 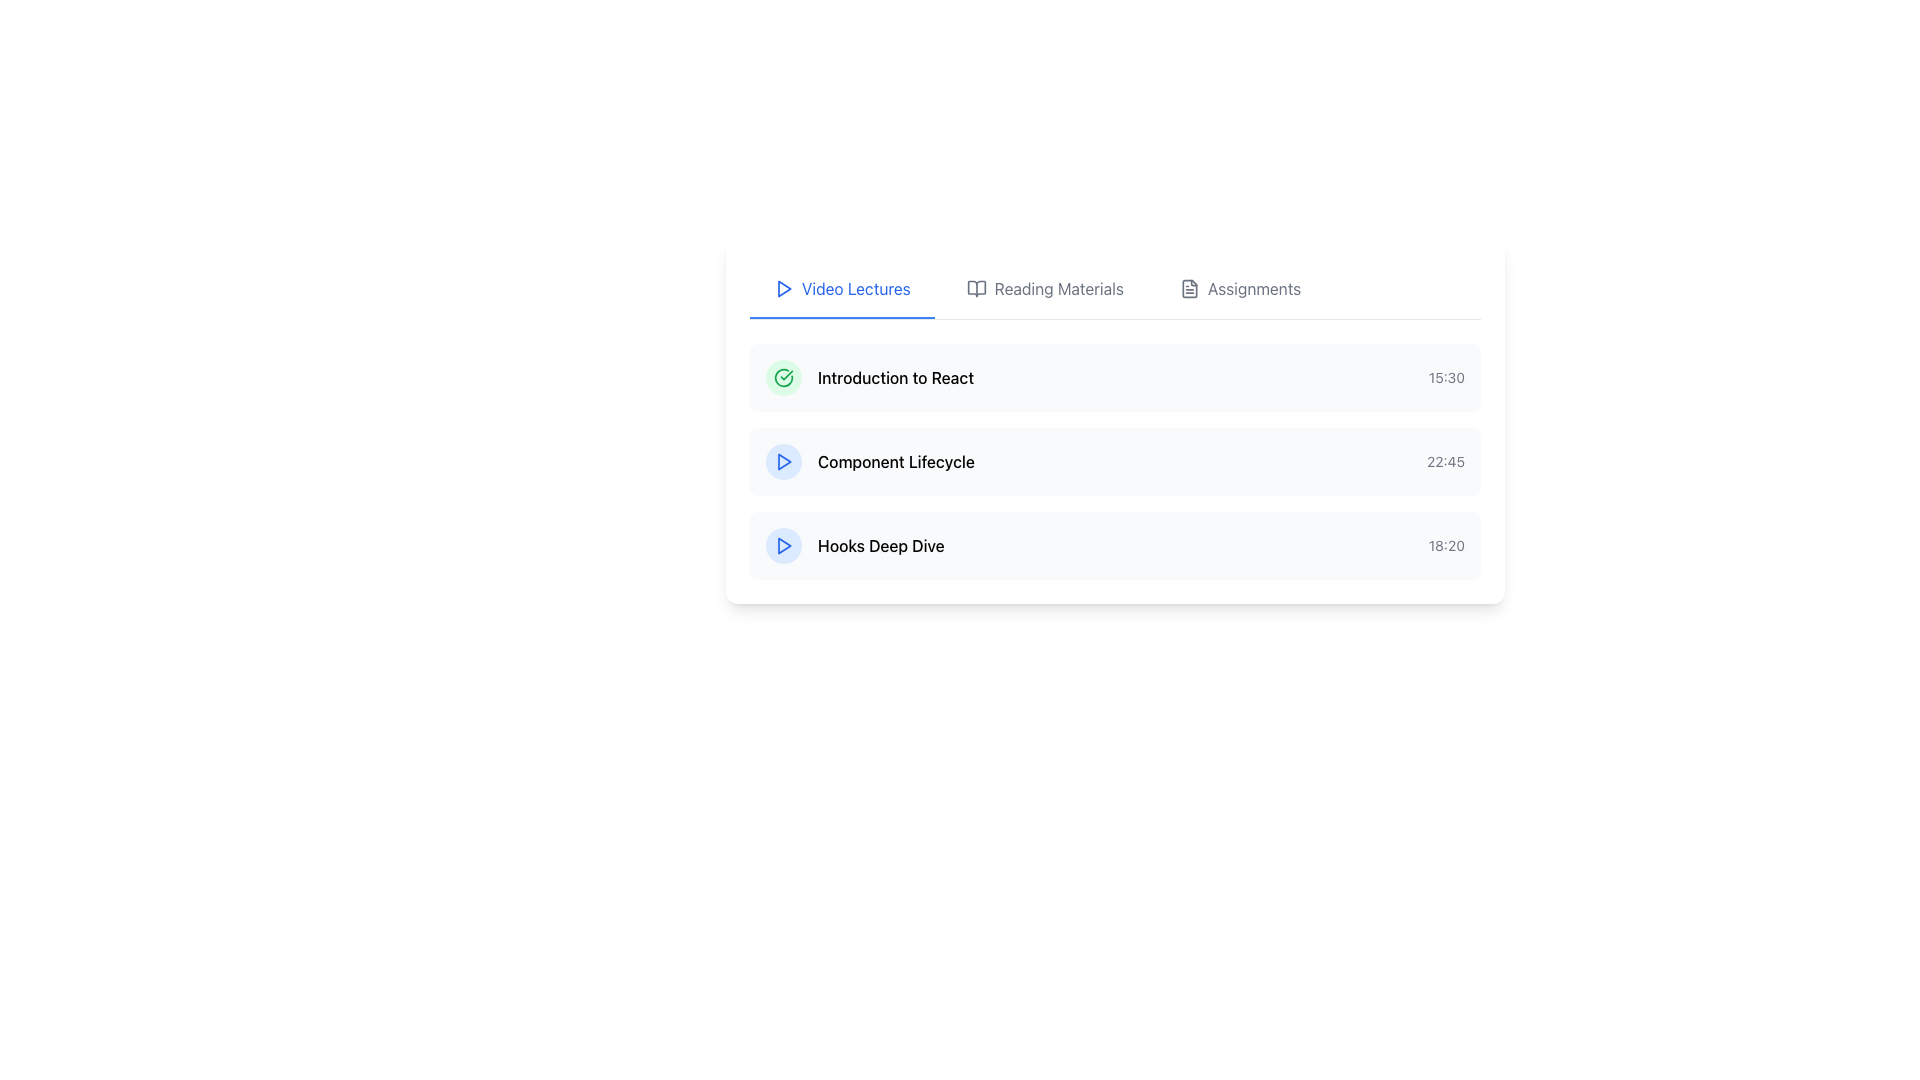 What do you see at coordinates (895, 462) in the screenshot?
I see `the text label for the section titled 'Component Lifecycle', which is positioned to the right of a small blue circular icon and is the second item in a vertical list of sections` at bounding box center [895, 462].